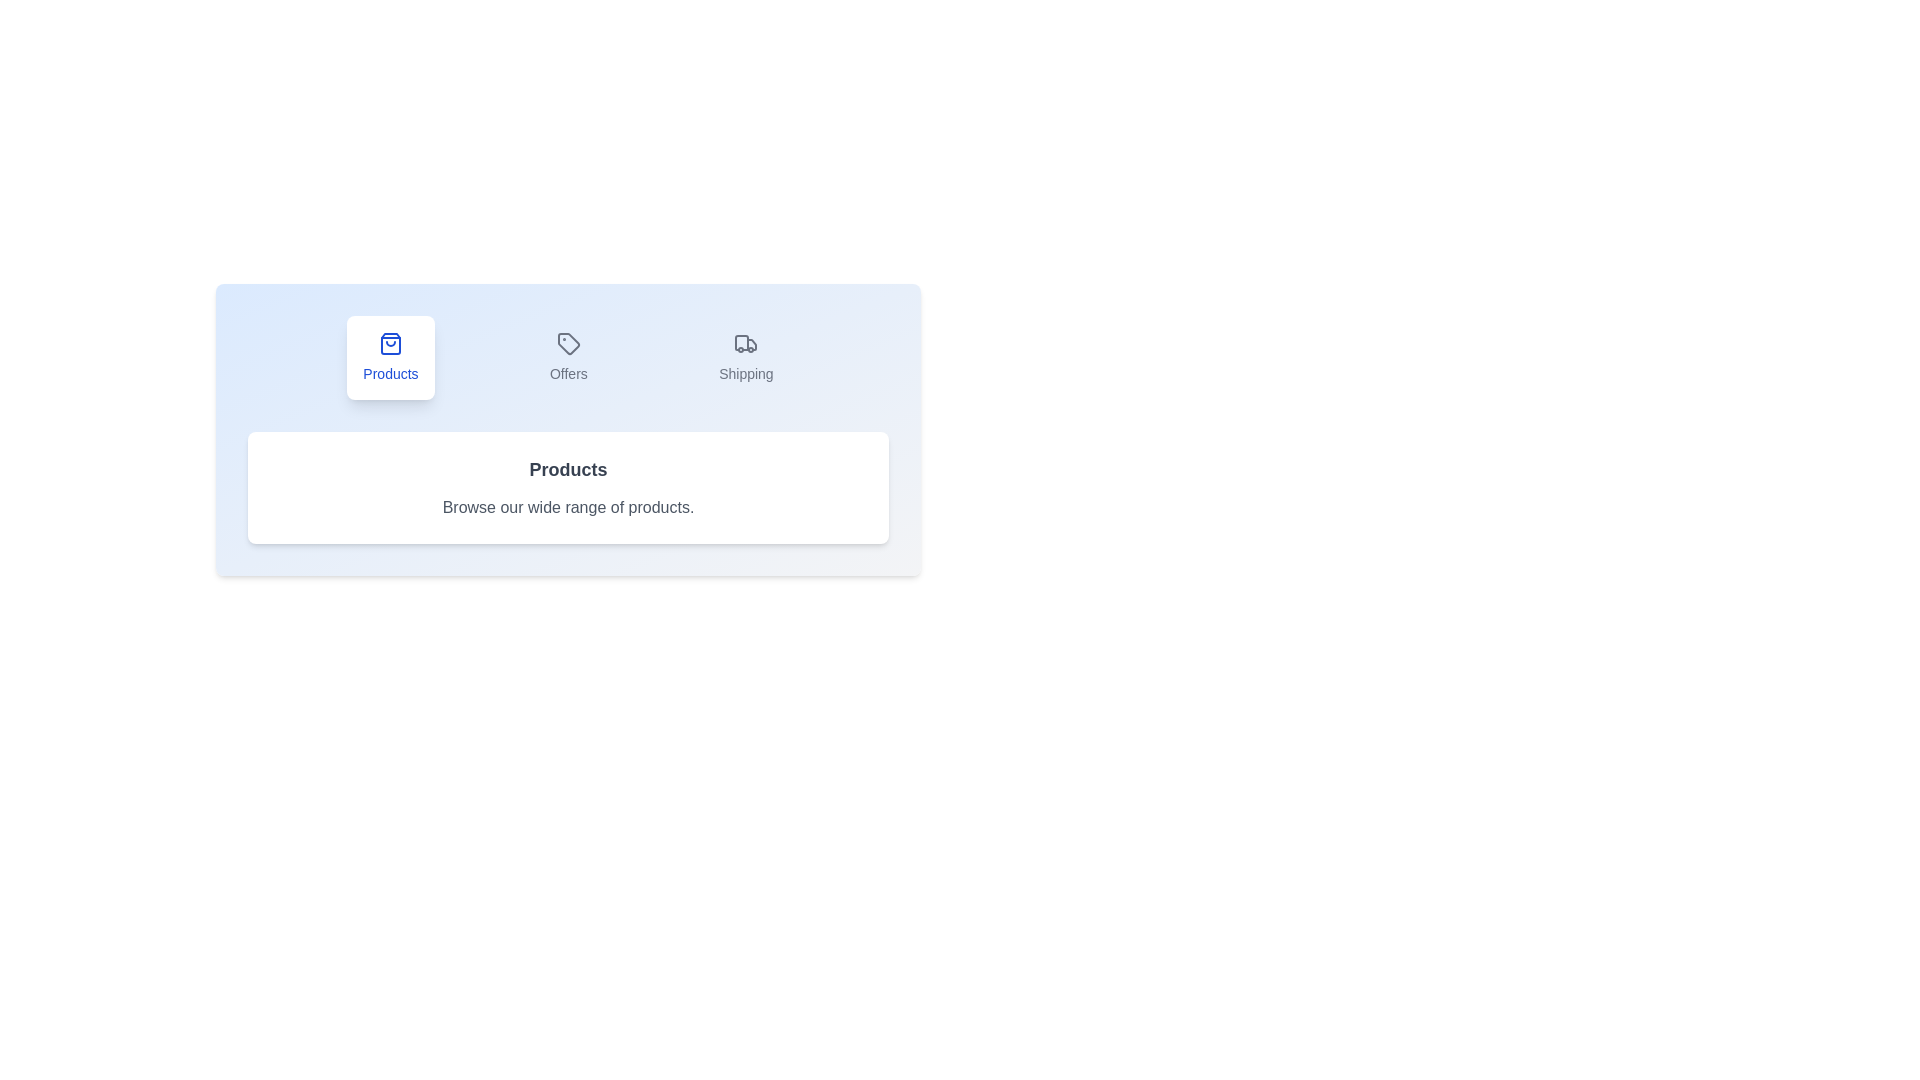 The height and width of the screenshot is (1080, 1920). What do you see at coordinates (745, 357) in the screenshot?
I see `the Shipping tab` at bounding box center [745, 357].